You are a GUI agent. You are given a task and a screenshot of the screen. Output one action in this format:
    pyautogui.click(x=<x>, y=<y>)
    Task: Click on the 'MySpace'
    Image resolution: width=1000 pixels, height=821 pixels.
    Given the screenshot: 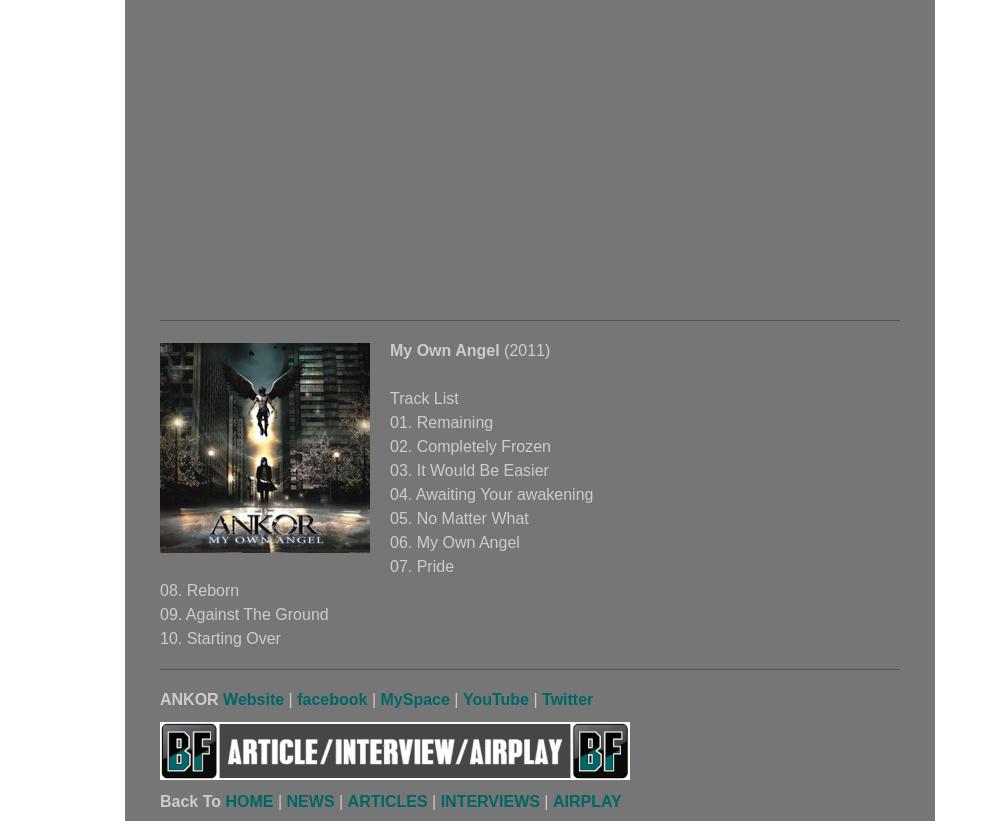 What is the action you would take?
    pyautogui.click(x=414, y=699)
    